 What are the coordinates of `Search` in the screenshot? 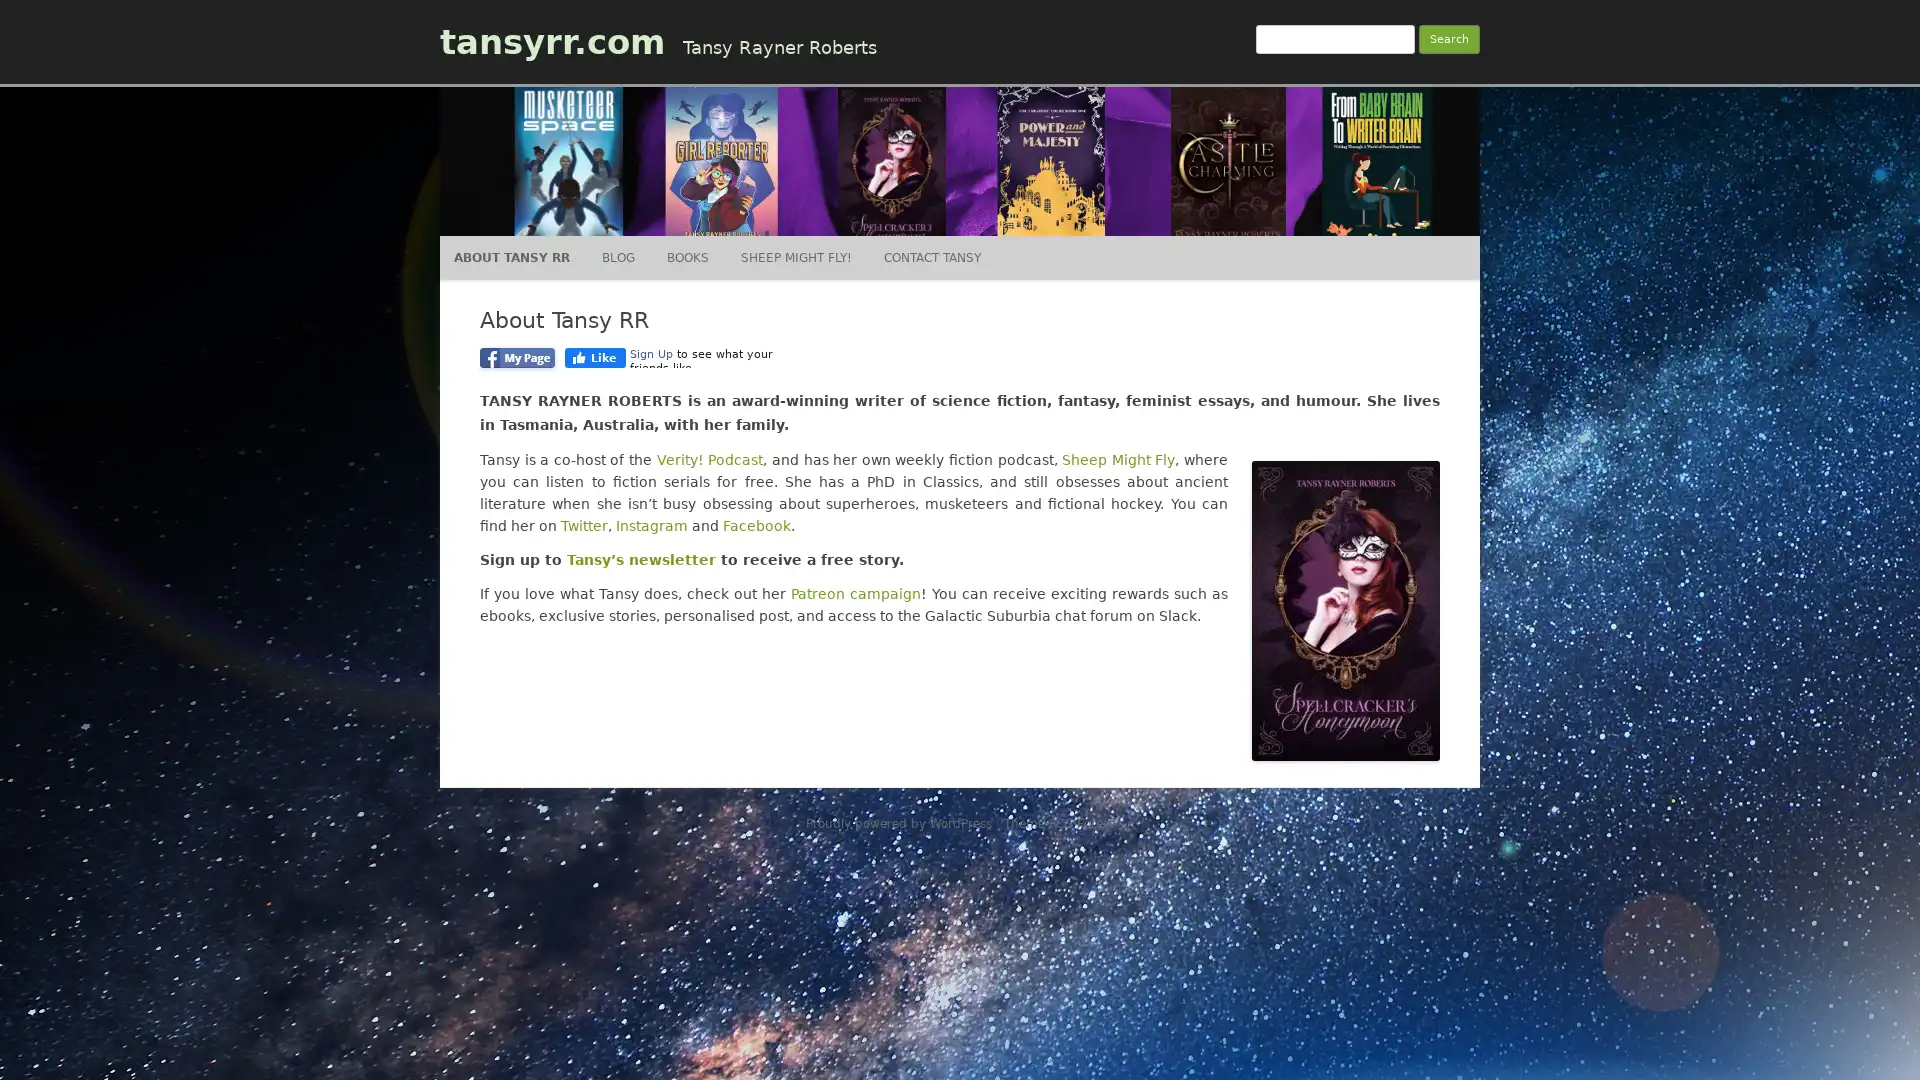 It's located at (1449, 39).